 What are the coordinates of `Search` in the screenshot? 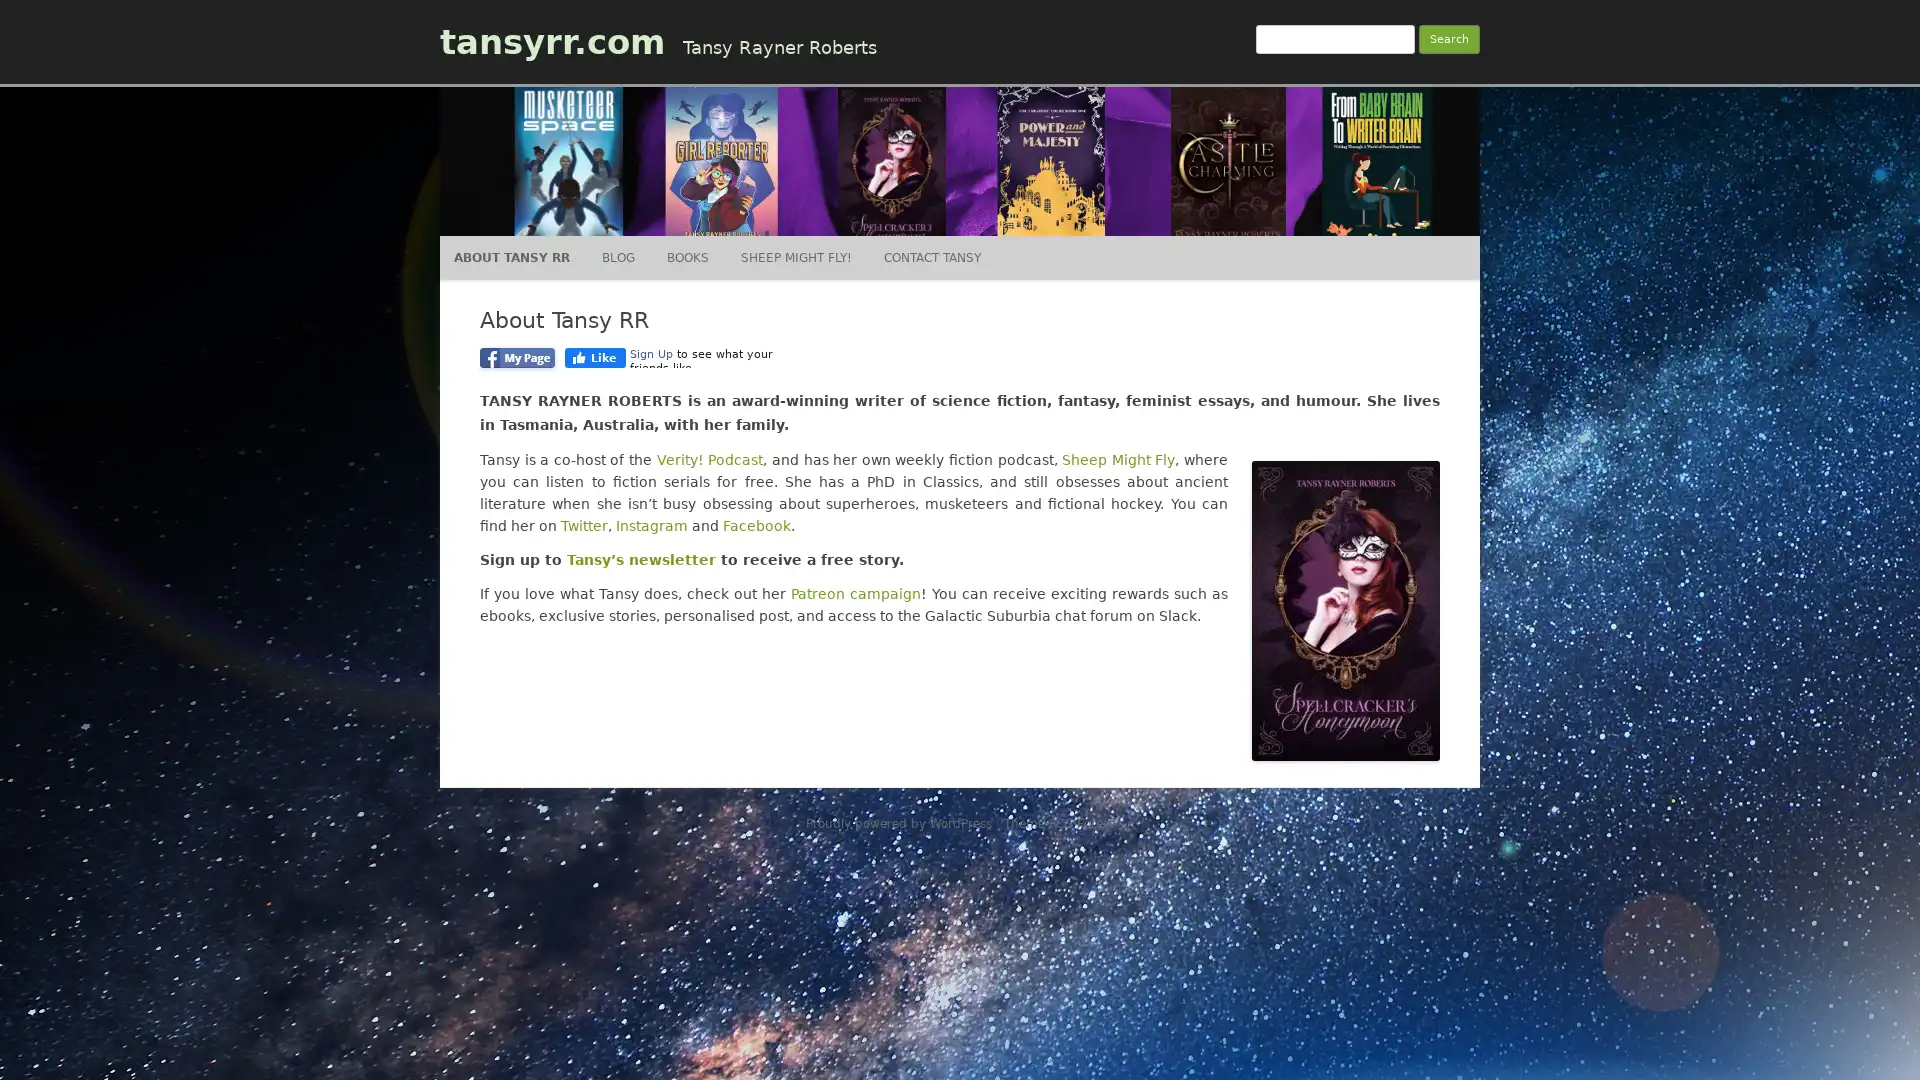 It's located at (1449, 39).